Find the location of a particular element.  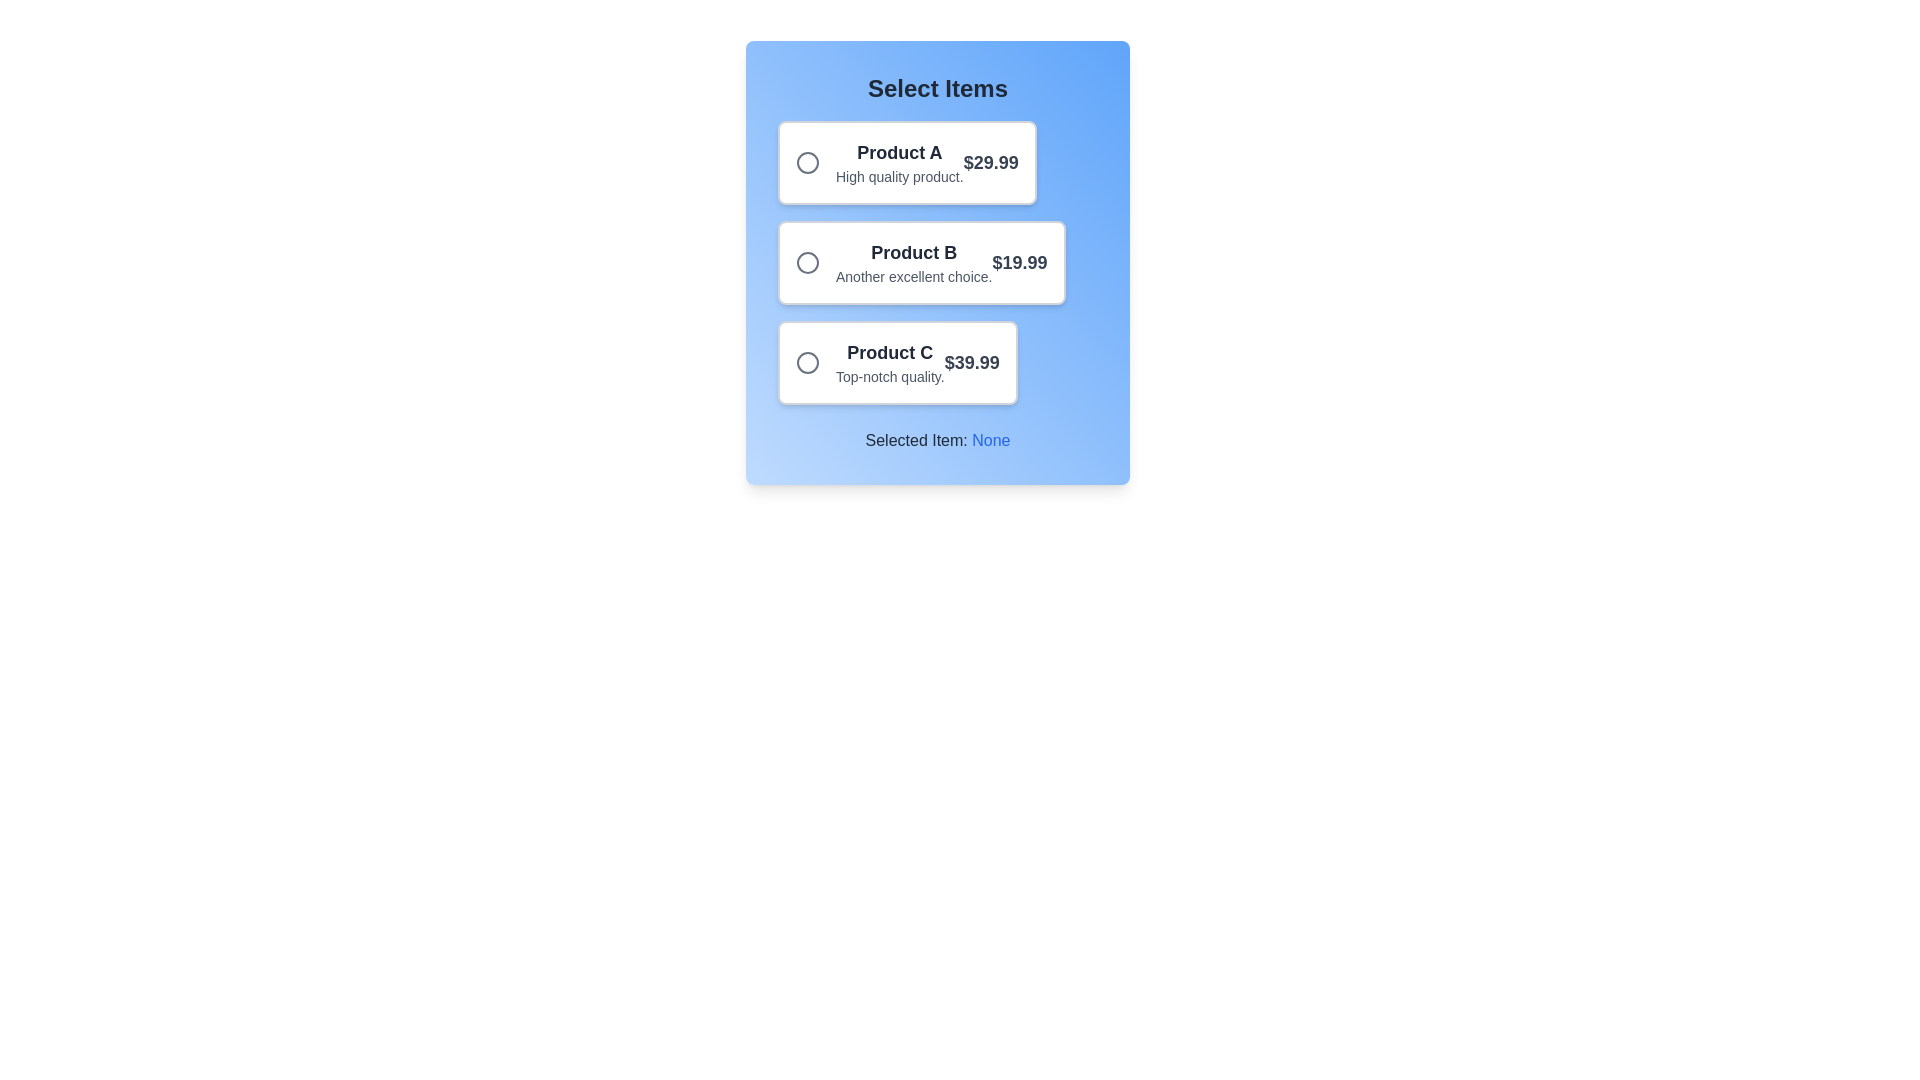

the static text label providing a description of 'Product C' located below the 'Product C' text in the third row of options is located at coordinates (889, 377).